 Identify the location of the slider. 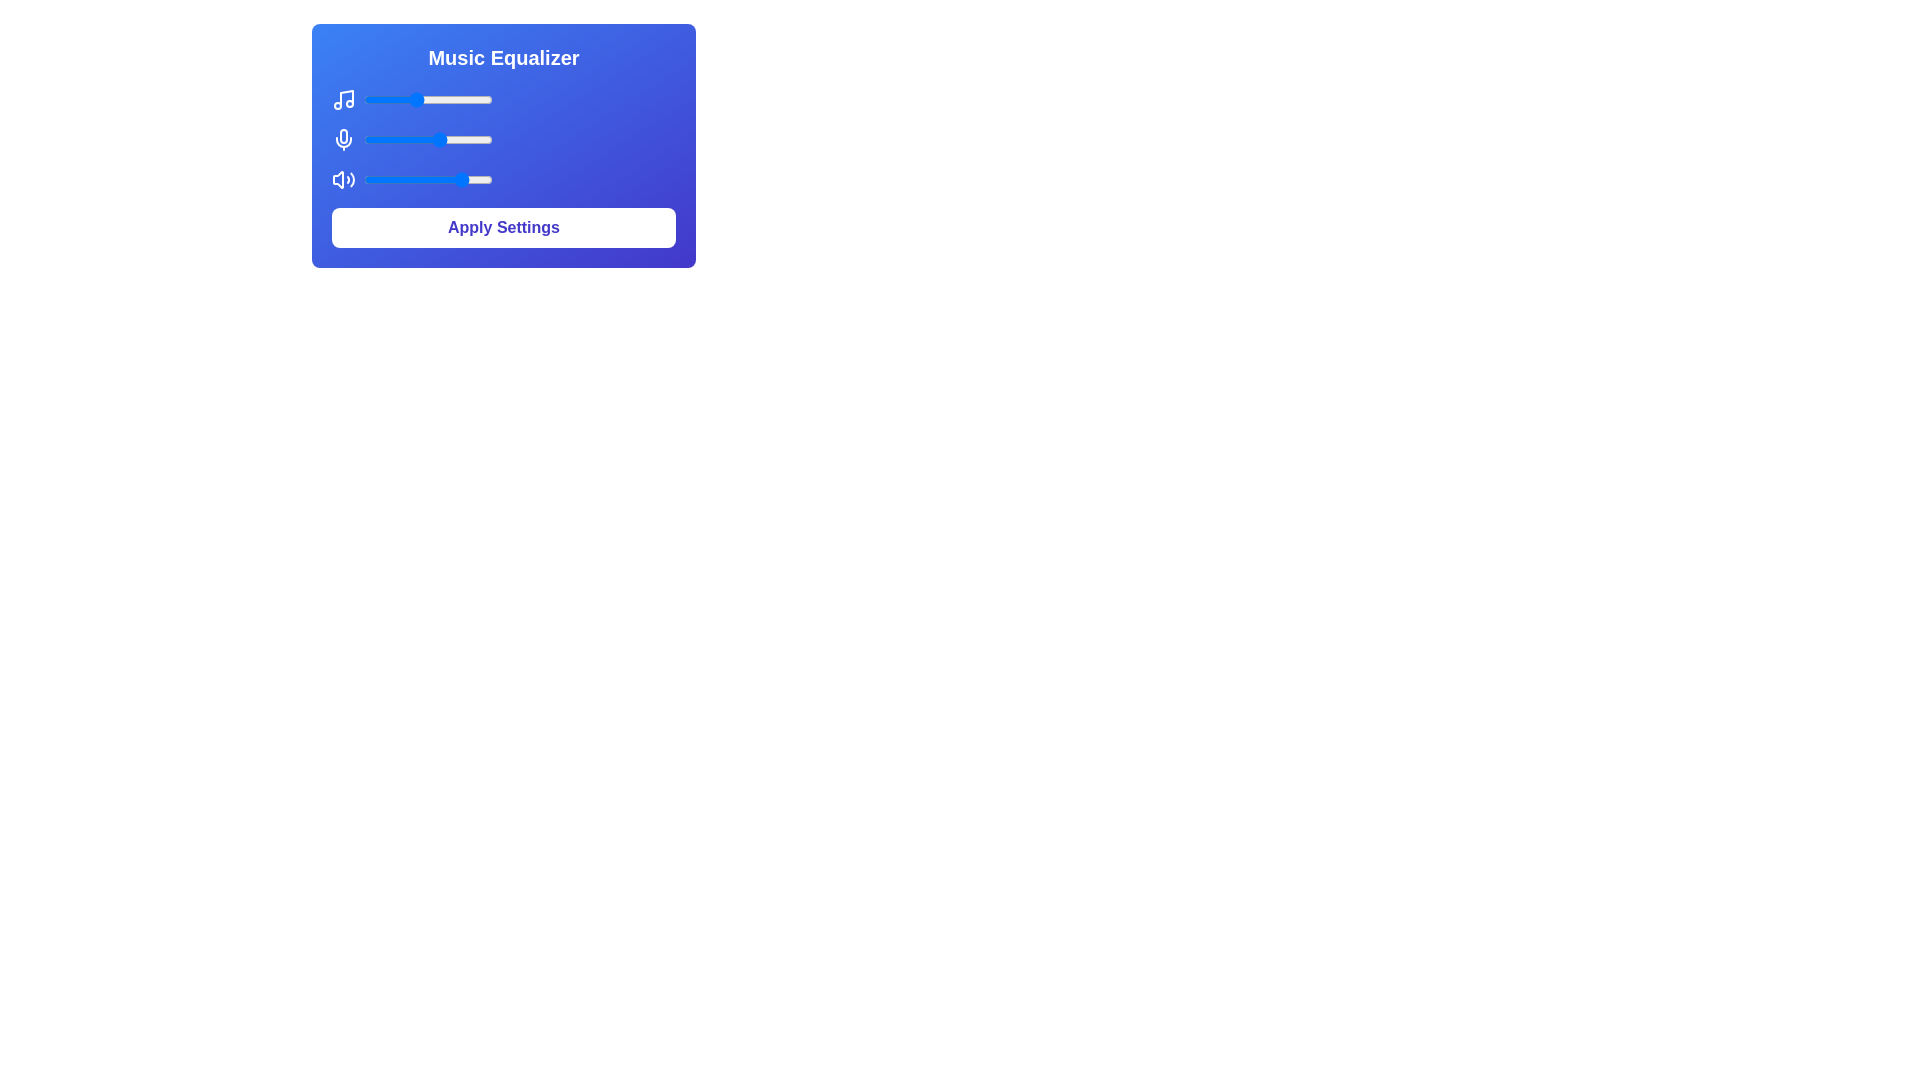
(385, 138).